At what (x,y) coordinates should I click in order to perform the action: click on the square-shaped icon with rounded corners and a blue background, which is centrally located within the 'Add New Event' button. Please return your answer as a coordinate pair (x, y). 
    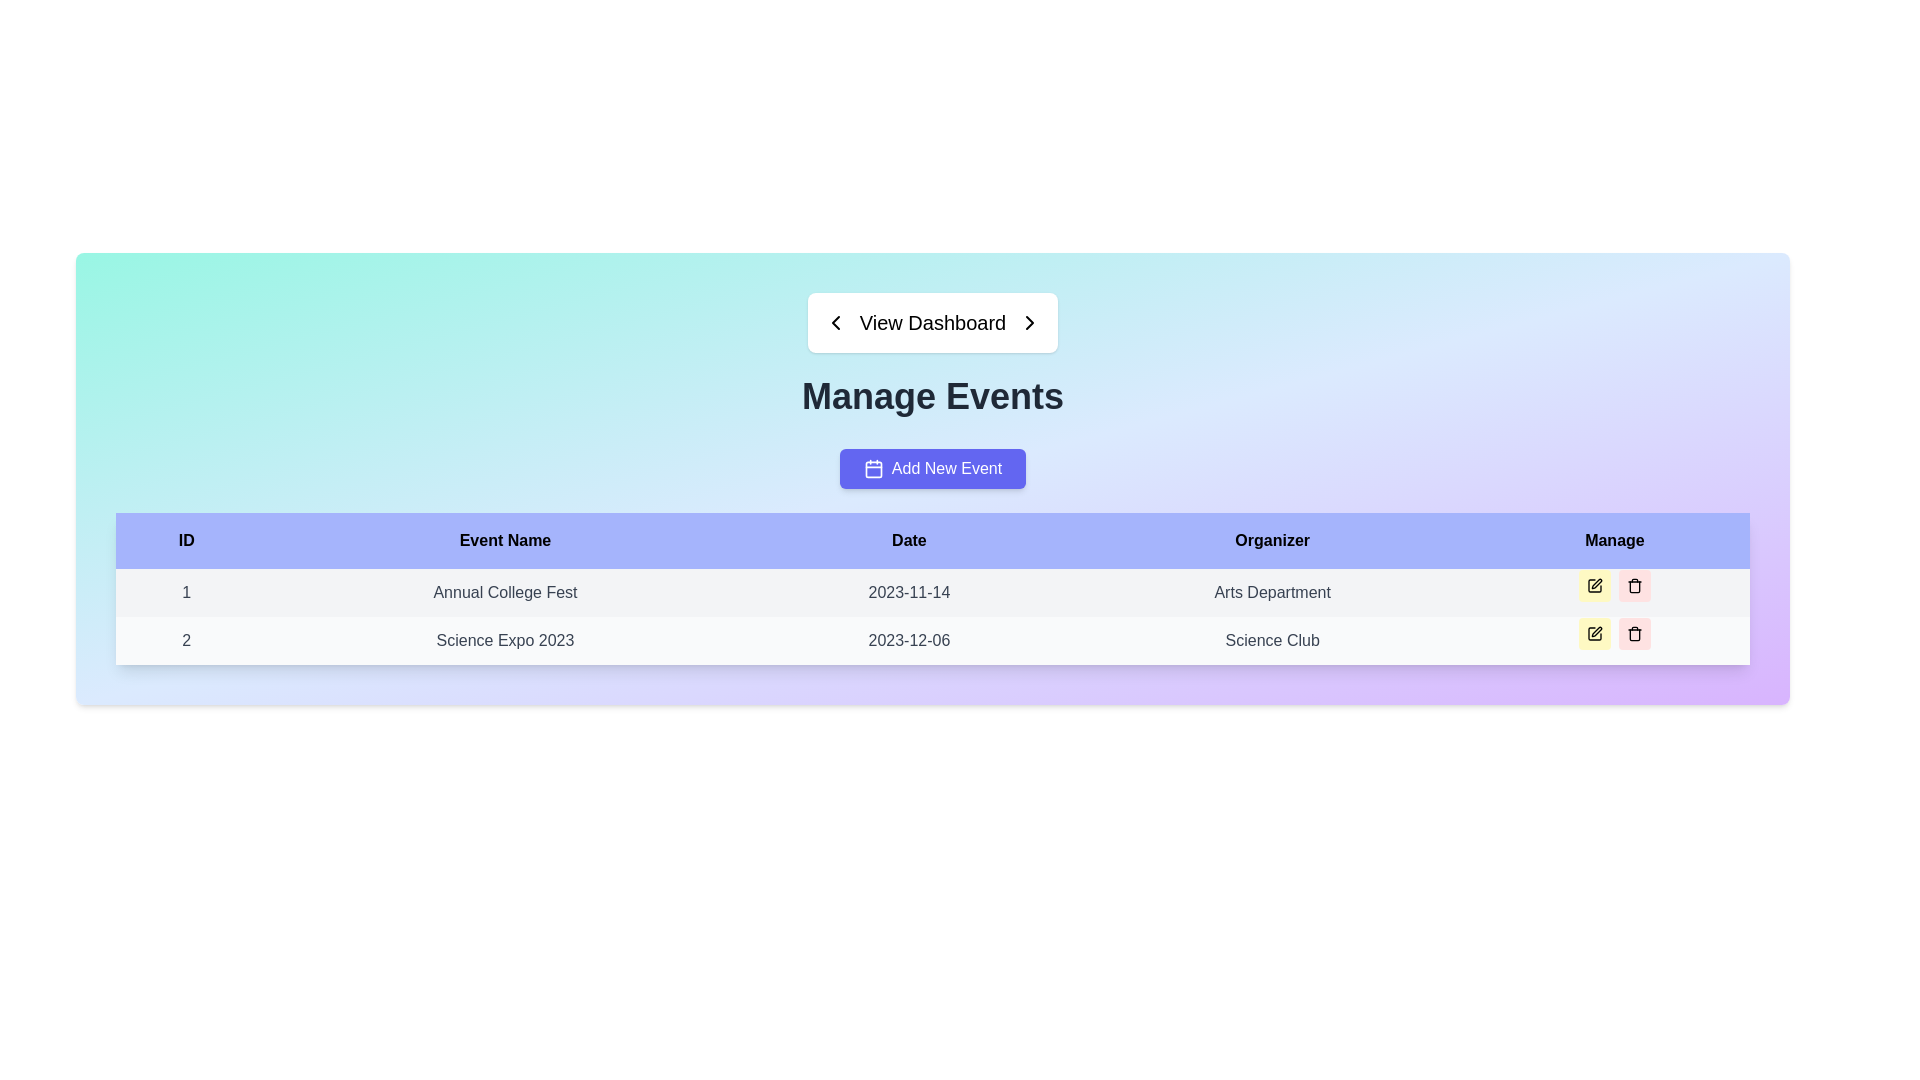
    Looking at the image, I should click on (873, 469).